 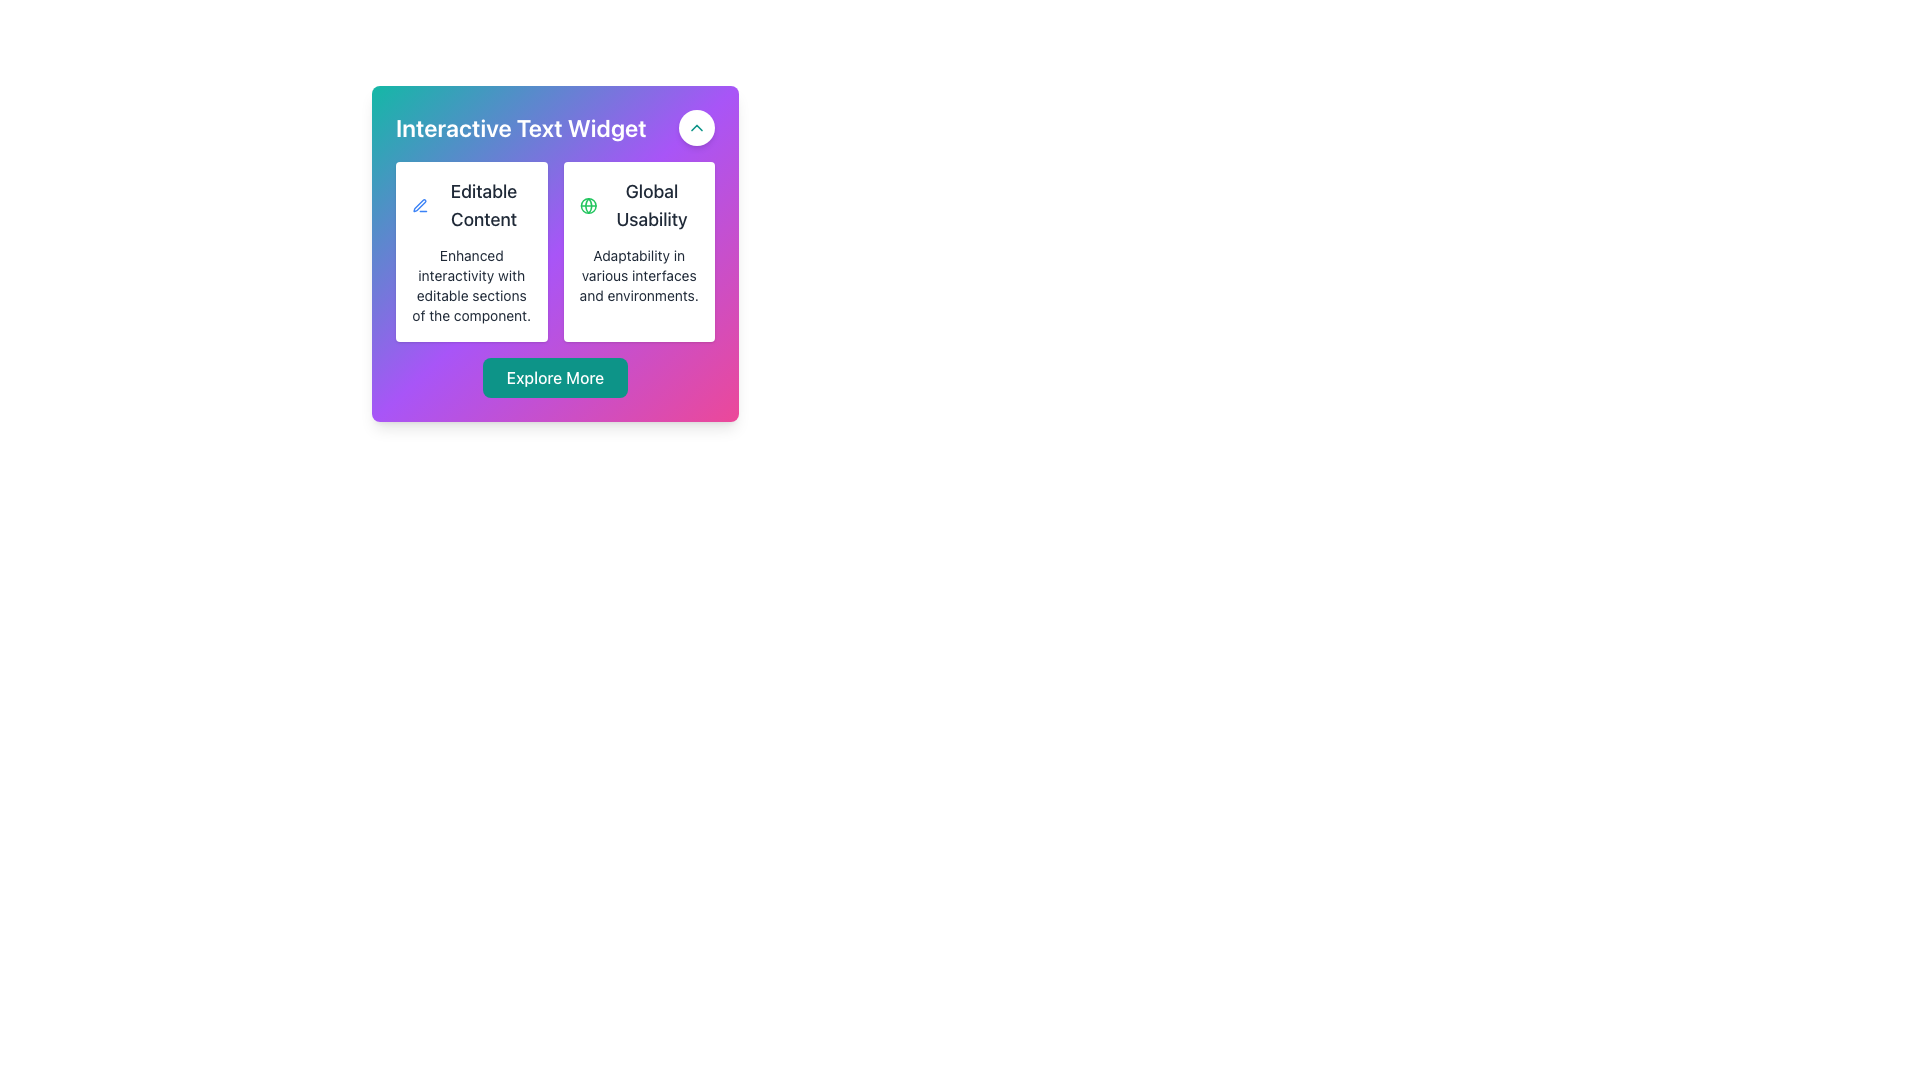 What do you see at coordinates (638, 205) in the screenshot?
I see `the 'Global Usability' heading which features a green globe icon on the left and bold text on the right, positioned within a white card below the 'Editable Content' card` at bounding box center [638, 205].